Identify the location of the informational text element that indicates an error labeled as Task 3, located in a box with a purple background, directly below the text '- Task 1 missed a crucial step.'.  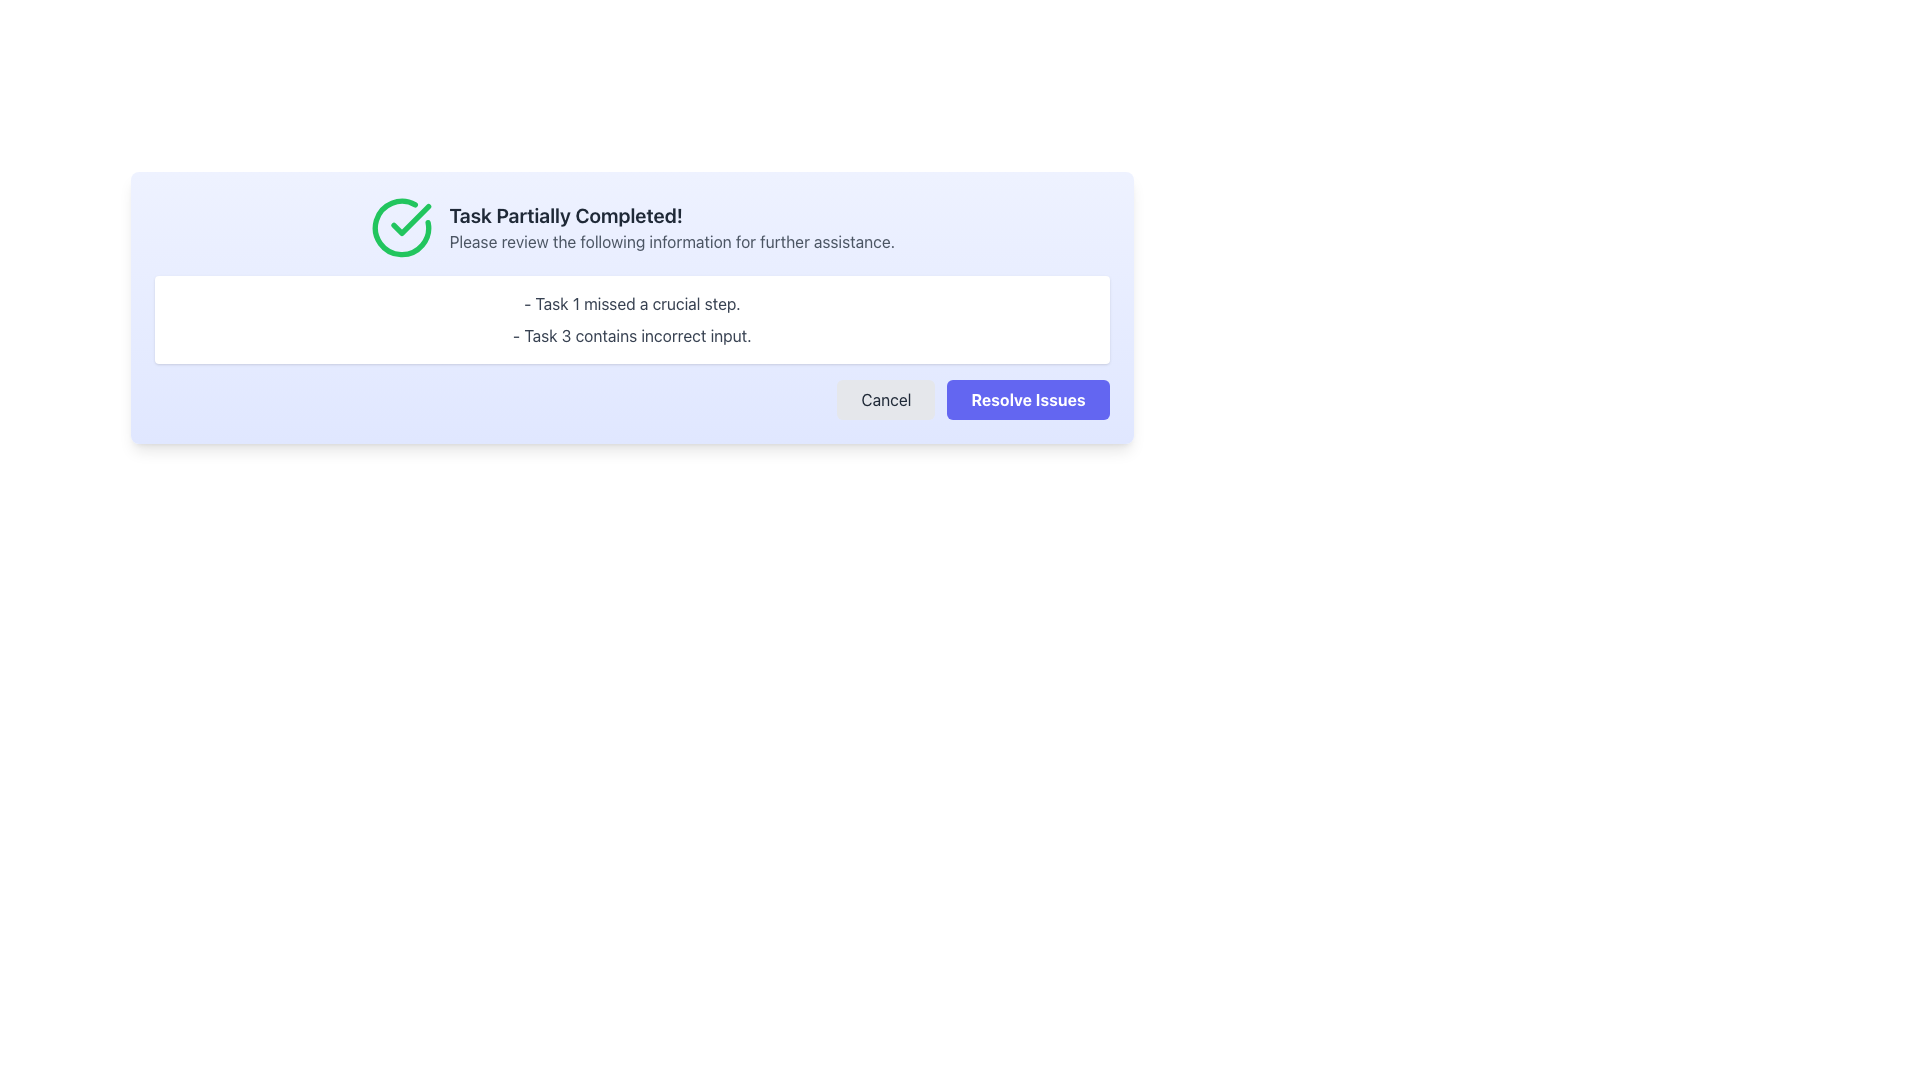
(631, 334).